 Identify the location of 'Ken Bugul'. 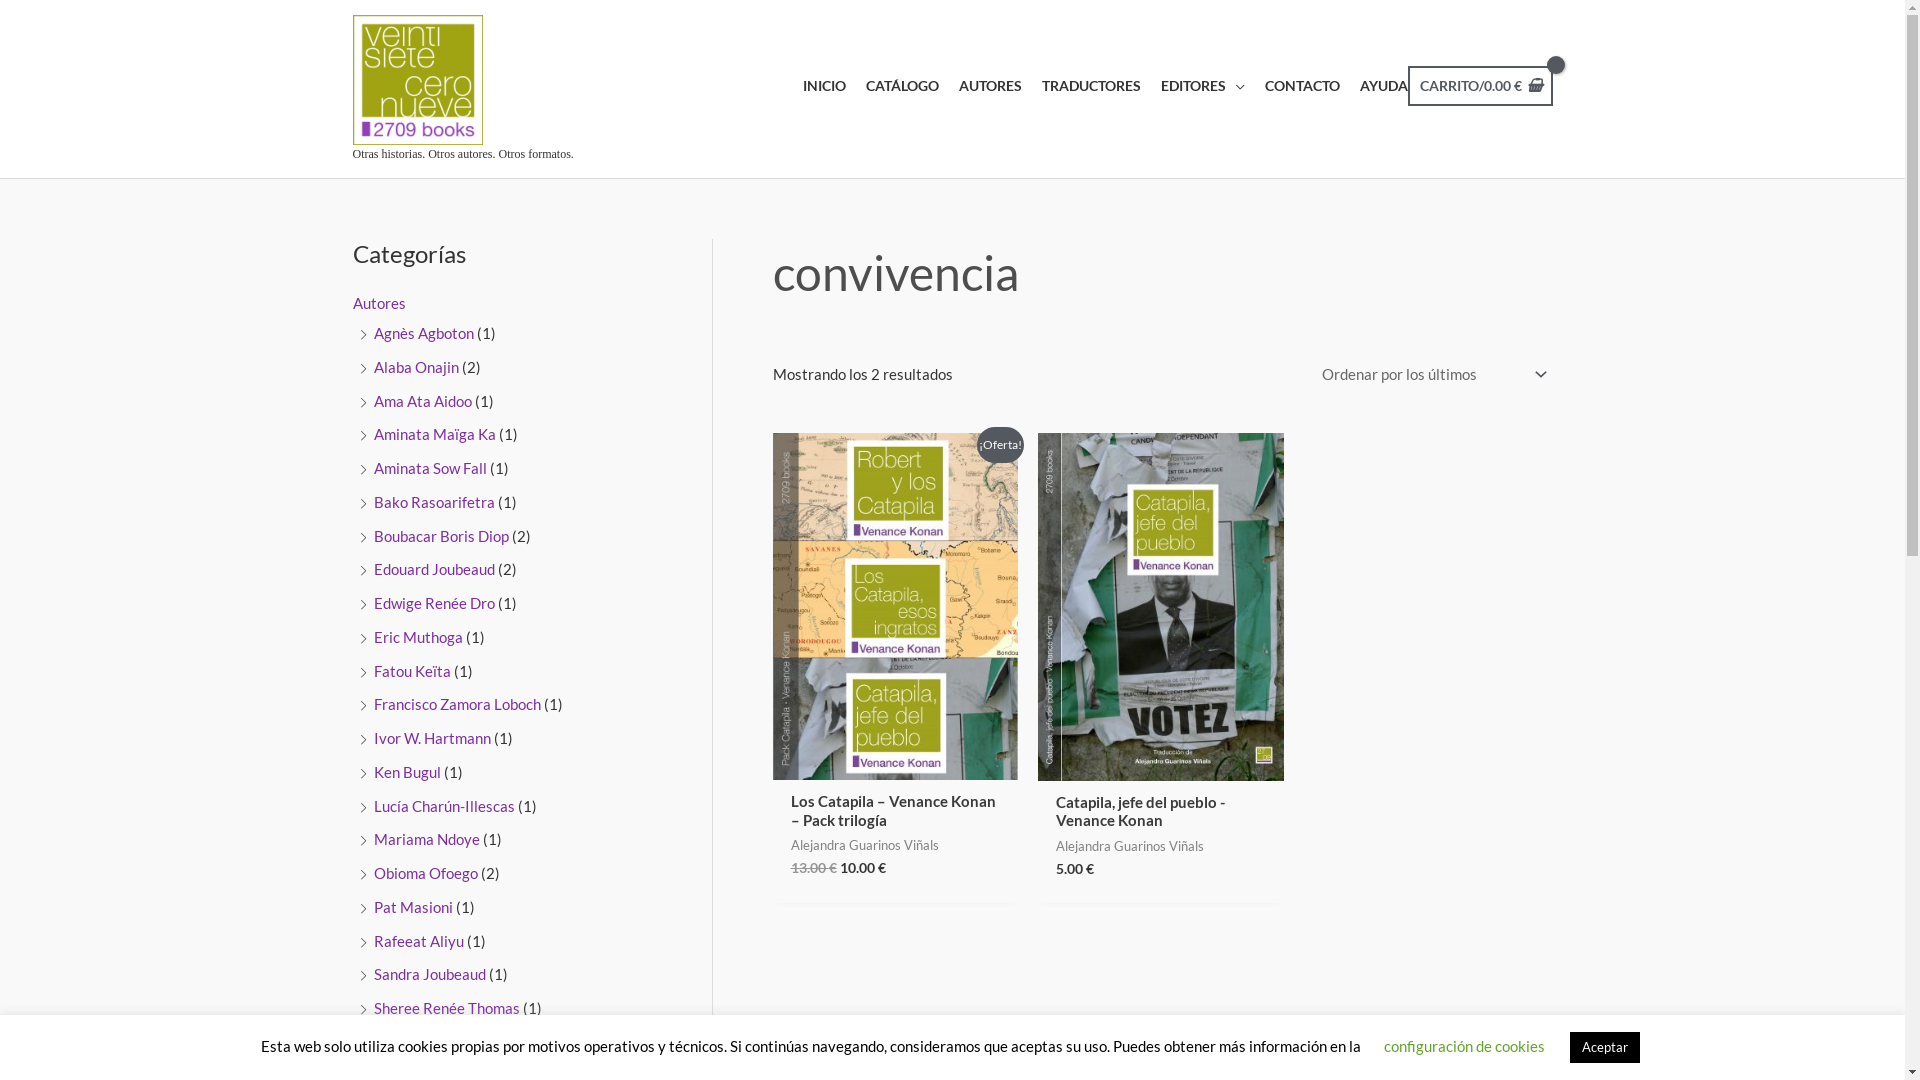
(406, 770).